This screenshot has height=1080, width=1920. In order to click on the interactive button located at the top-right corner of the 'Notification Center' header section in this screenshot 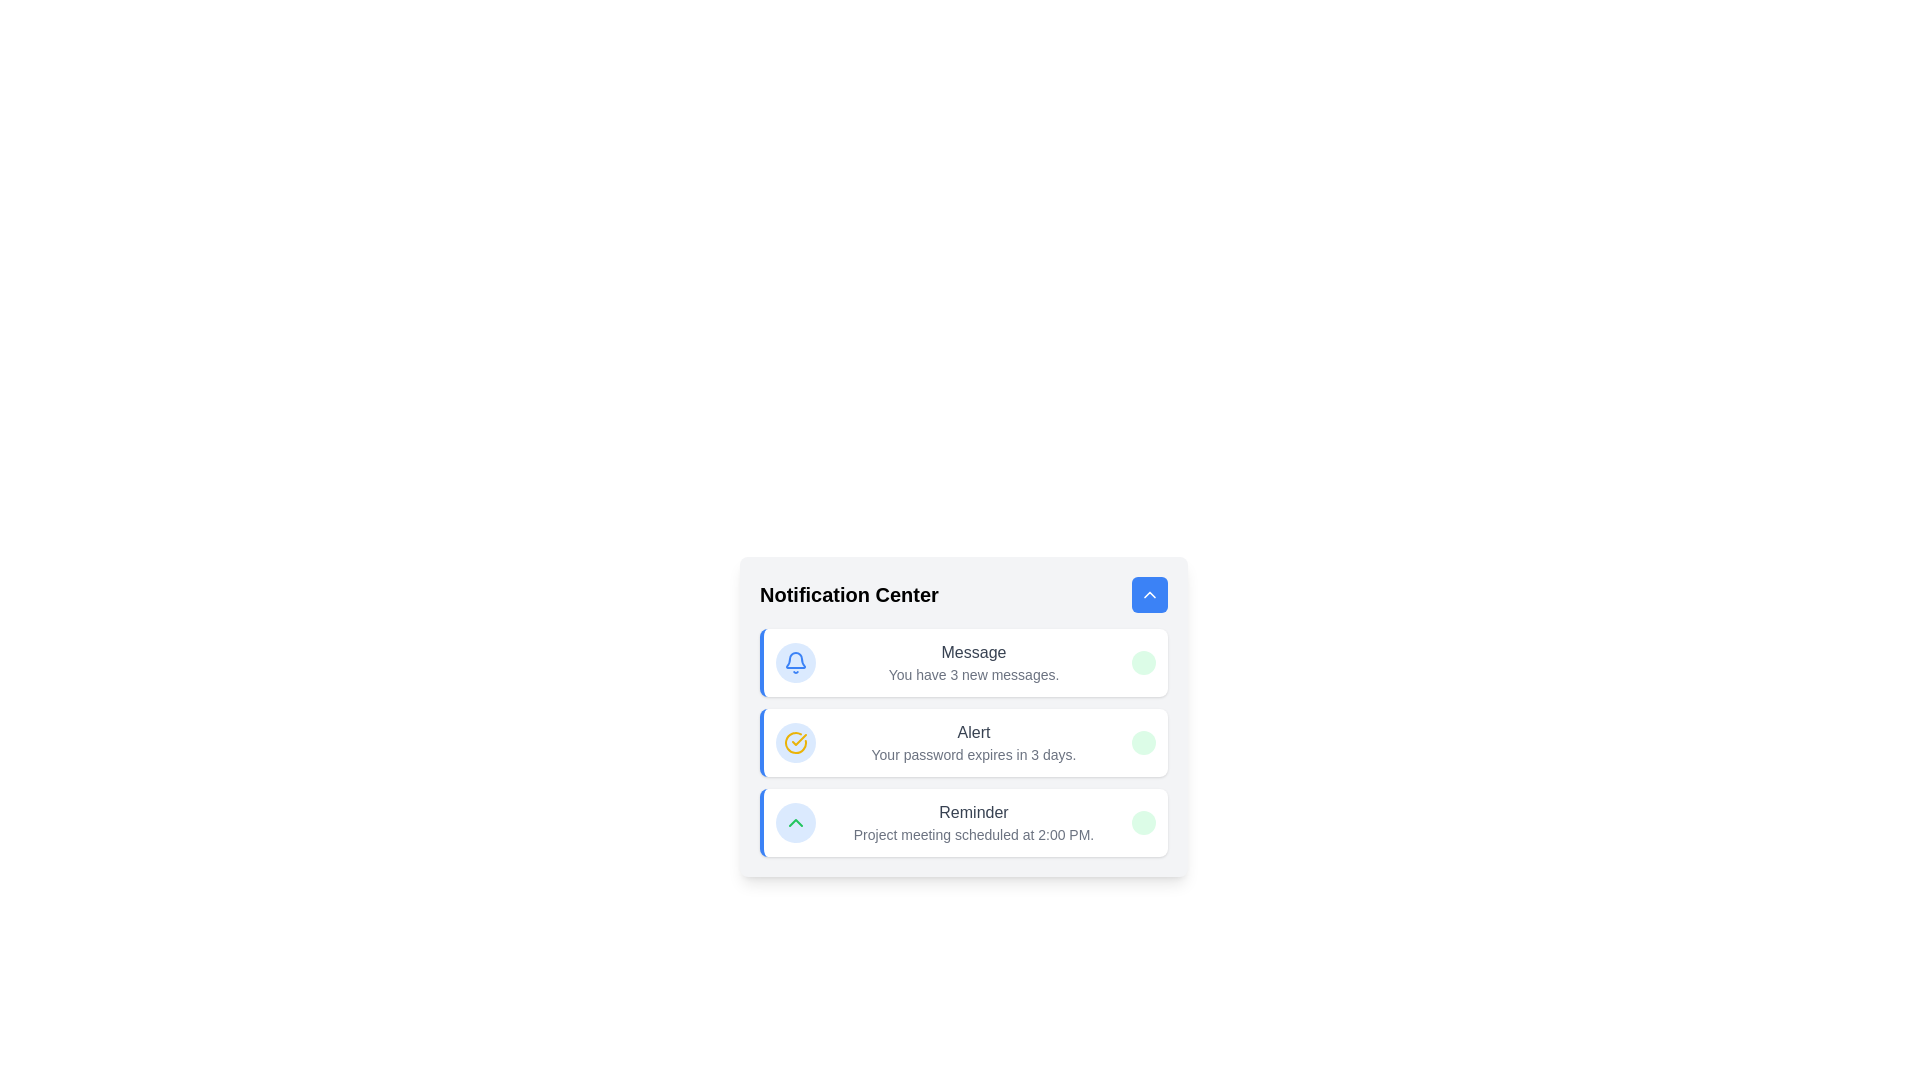, I will do `click(1150, 593)`.